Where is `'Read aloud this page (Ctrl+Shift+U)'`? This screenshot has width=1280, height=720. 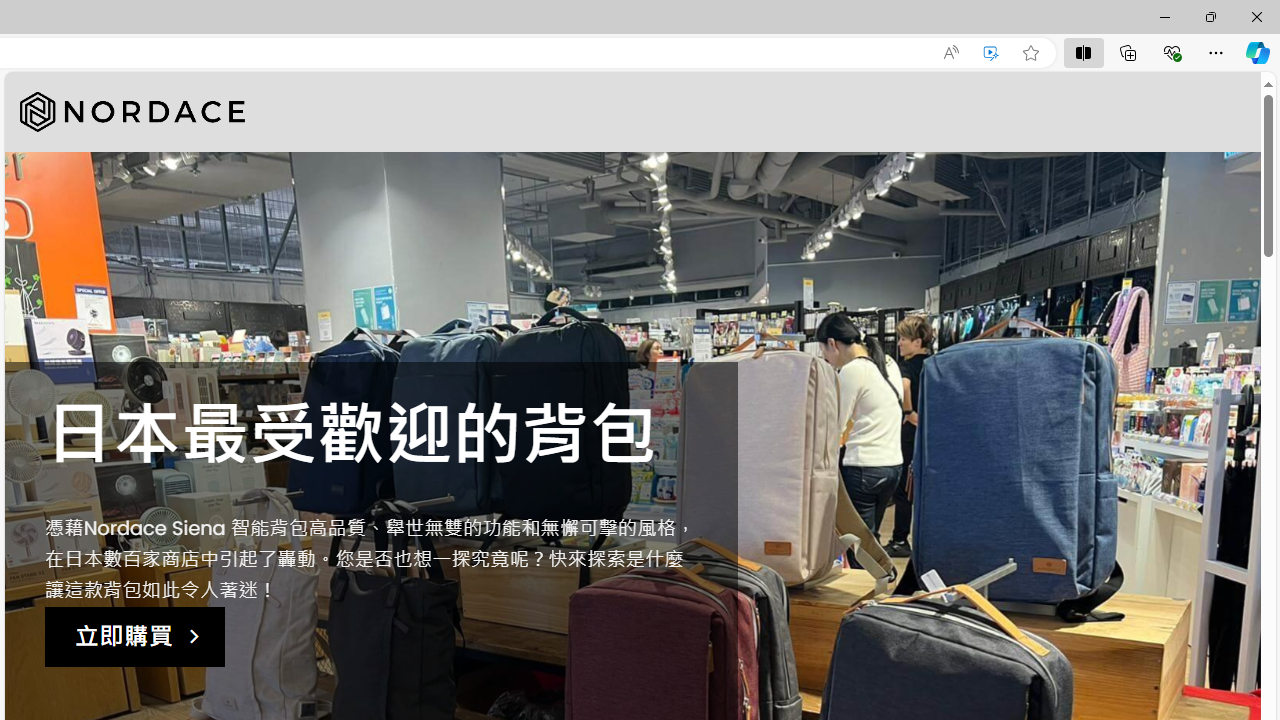 'Read aloud this page (Ctrl+Shift+U)' is located at coordinates (950, 52).